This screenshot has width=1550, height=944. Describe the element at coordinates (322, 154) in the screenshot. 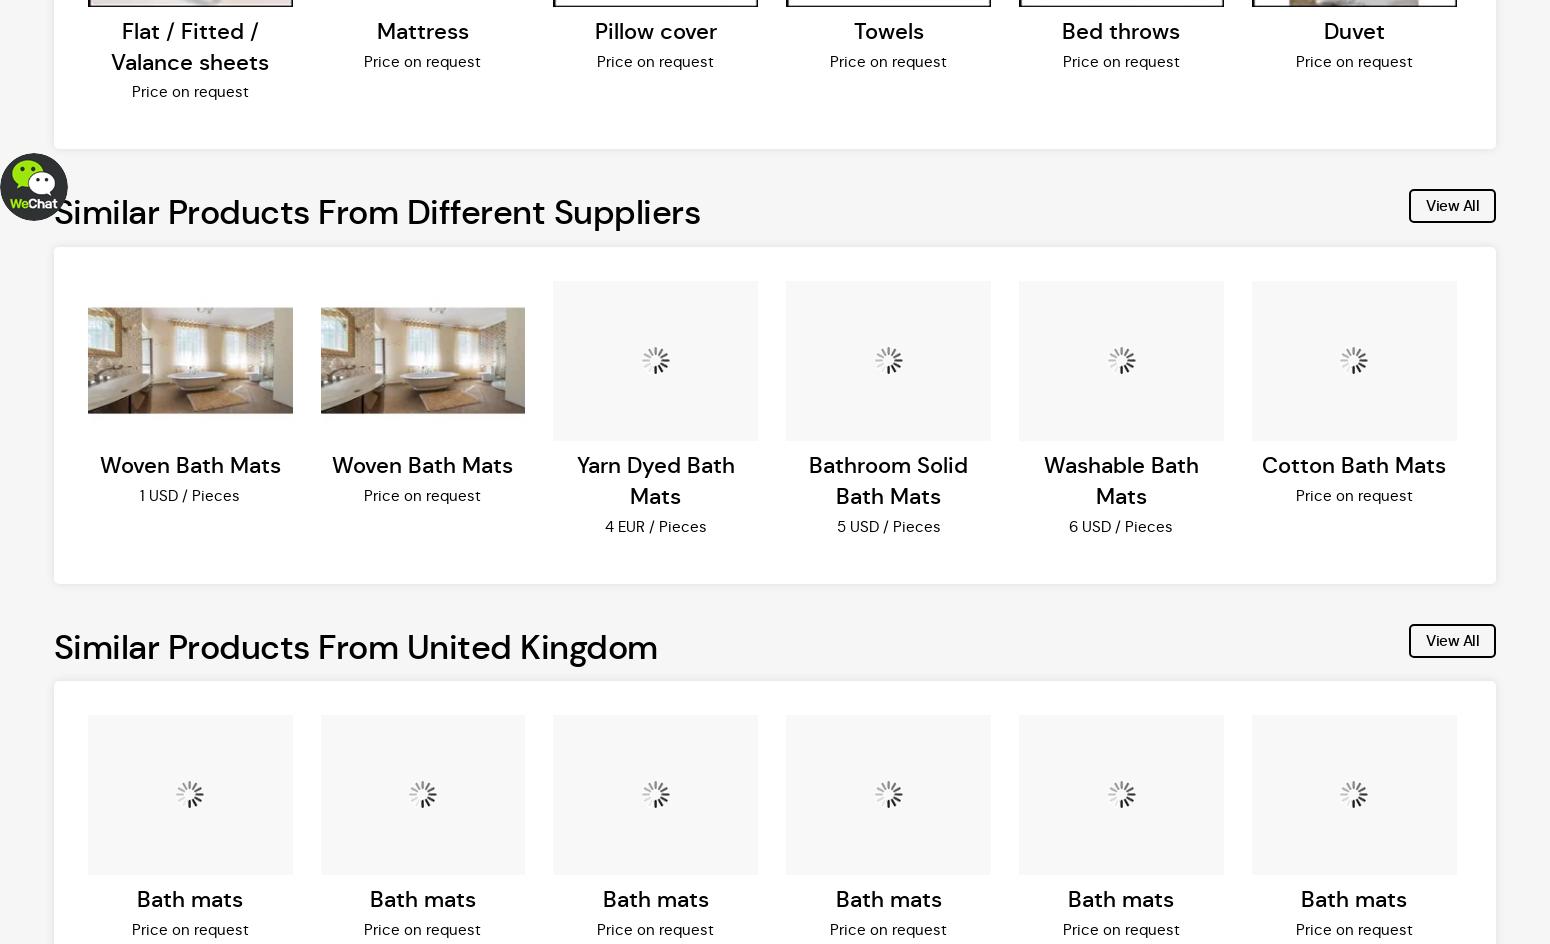

I see `'Cookie Policy'` at that location.